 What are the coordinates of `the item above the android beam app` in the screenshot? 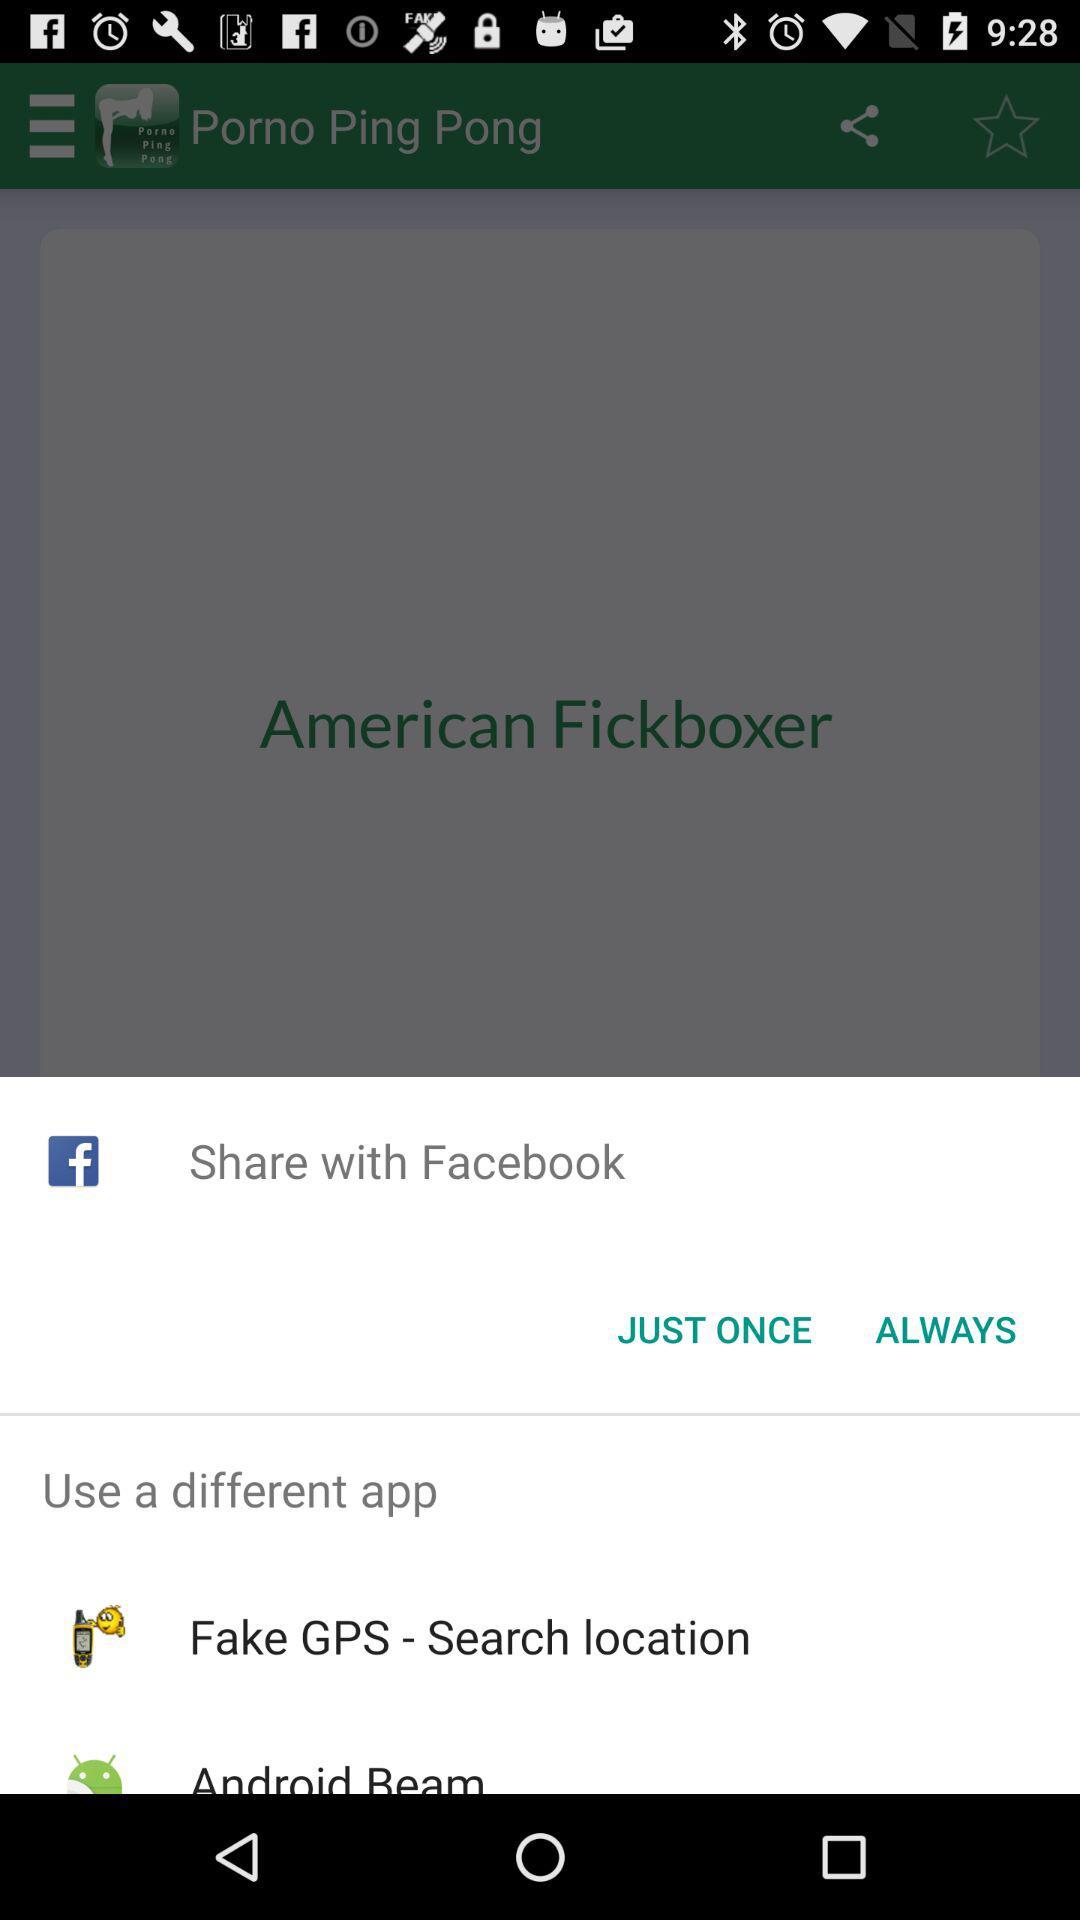 It's located at (470, 1636).